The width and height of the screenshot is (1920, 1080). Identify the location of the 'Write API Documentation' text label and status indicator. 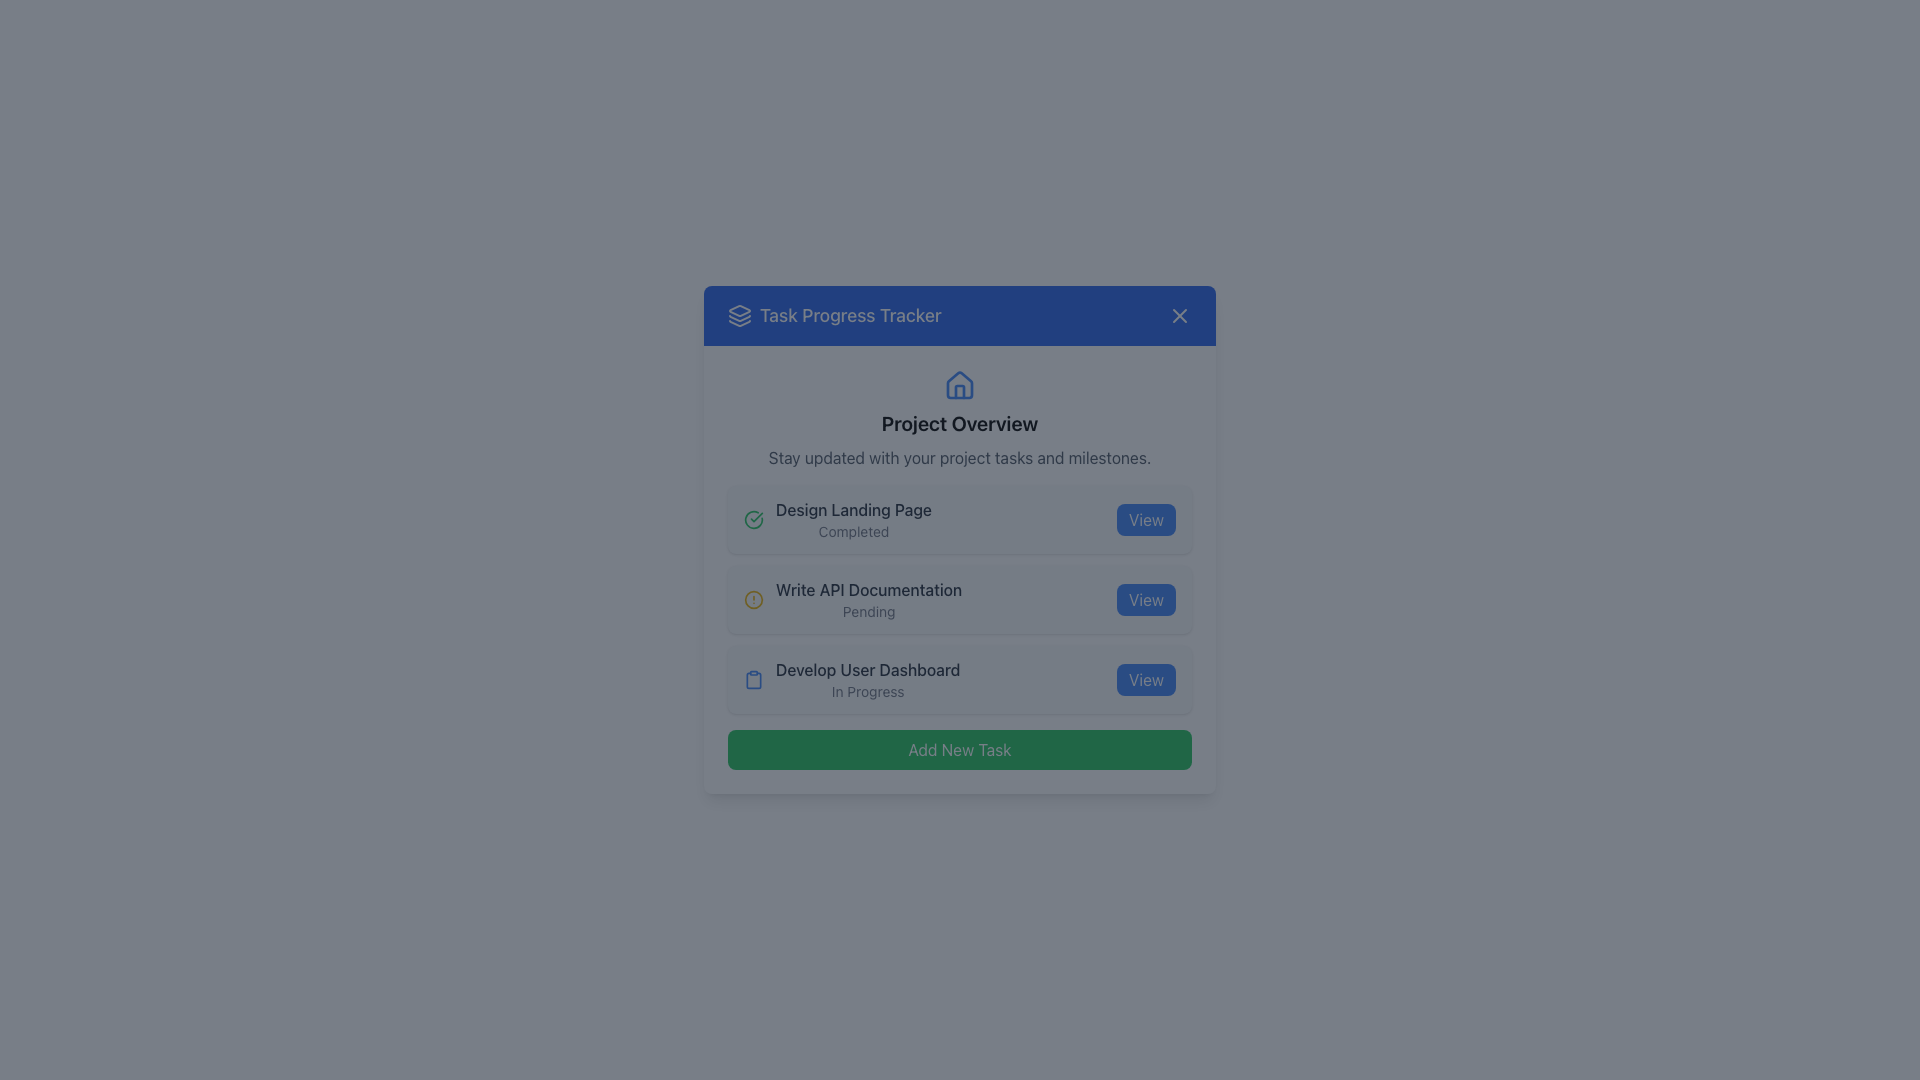
(853, 599).